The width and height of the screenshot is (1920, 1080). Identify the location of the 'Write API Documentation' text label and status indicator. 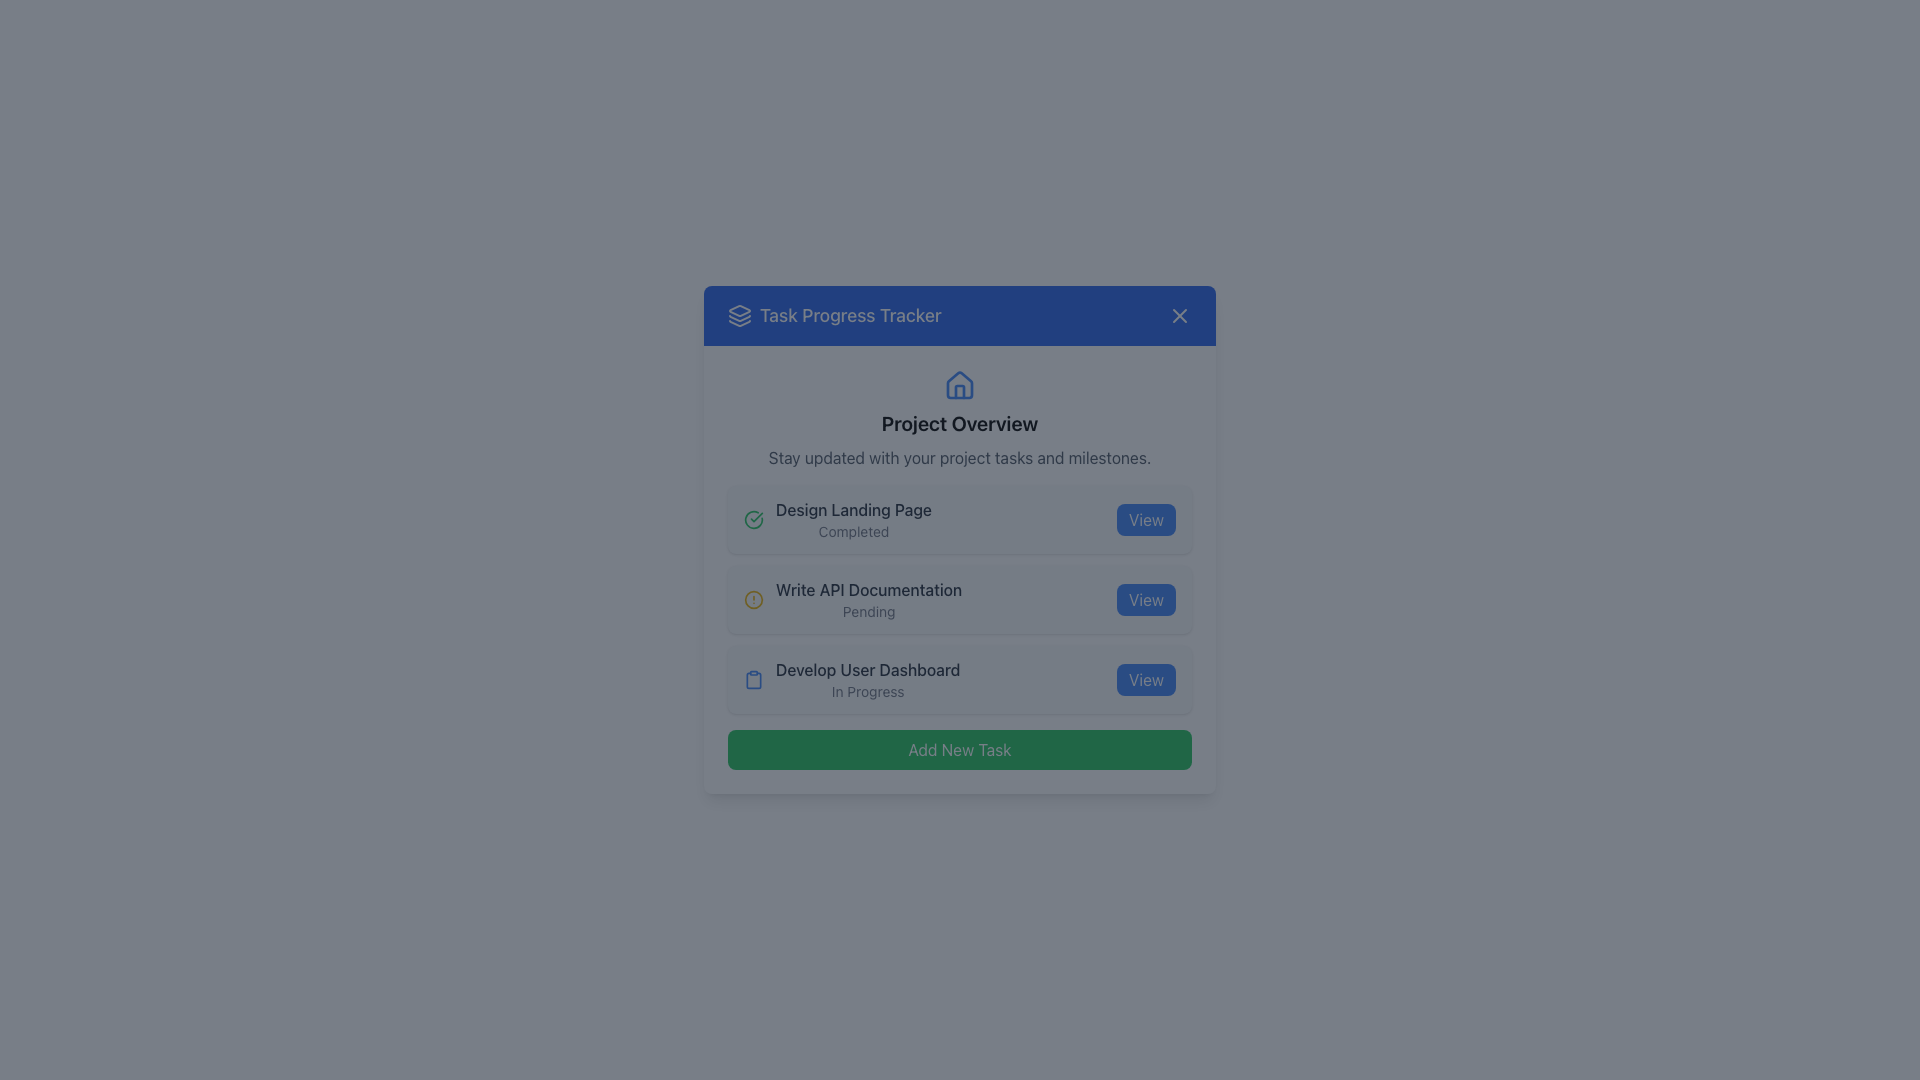
(853, 599).